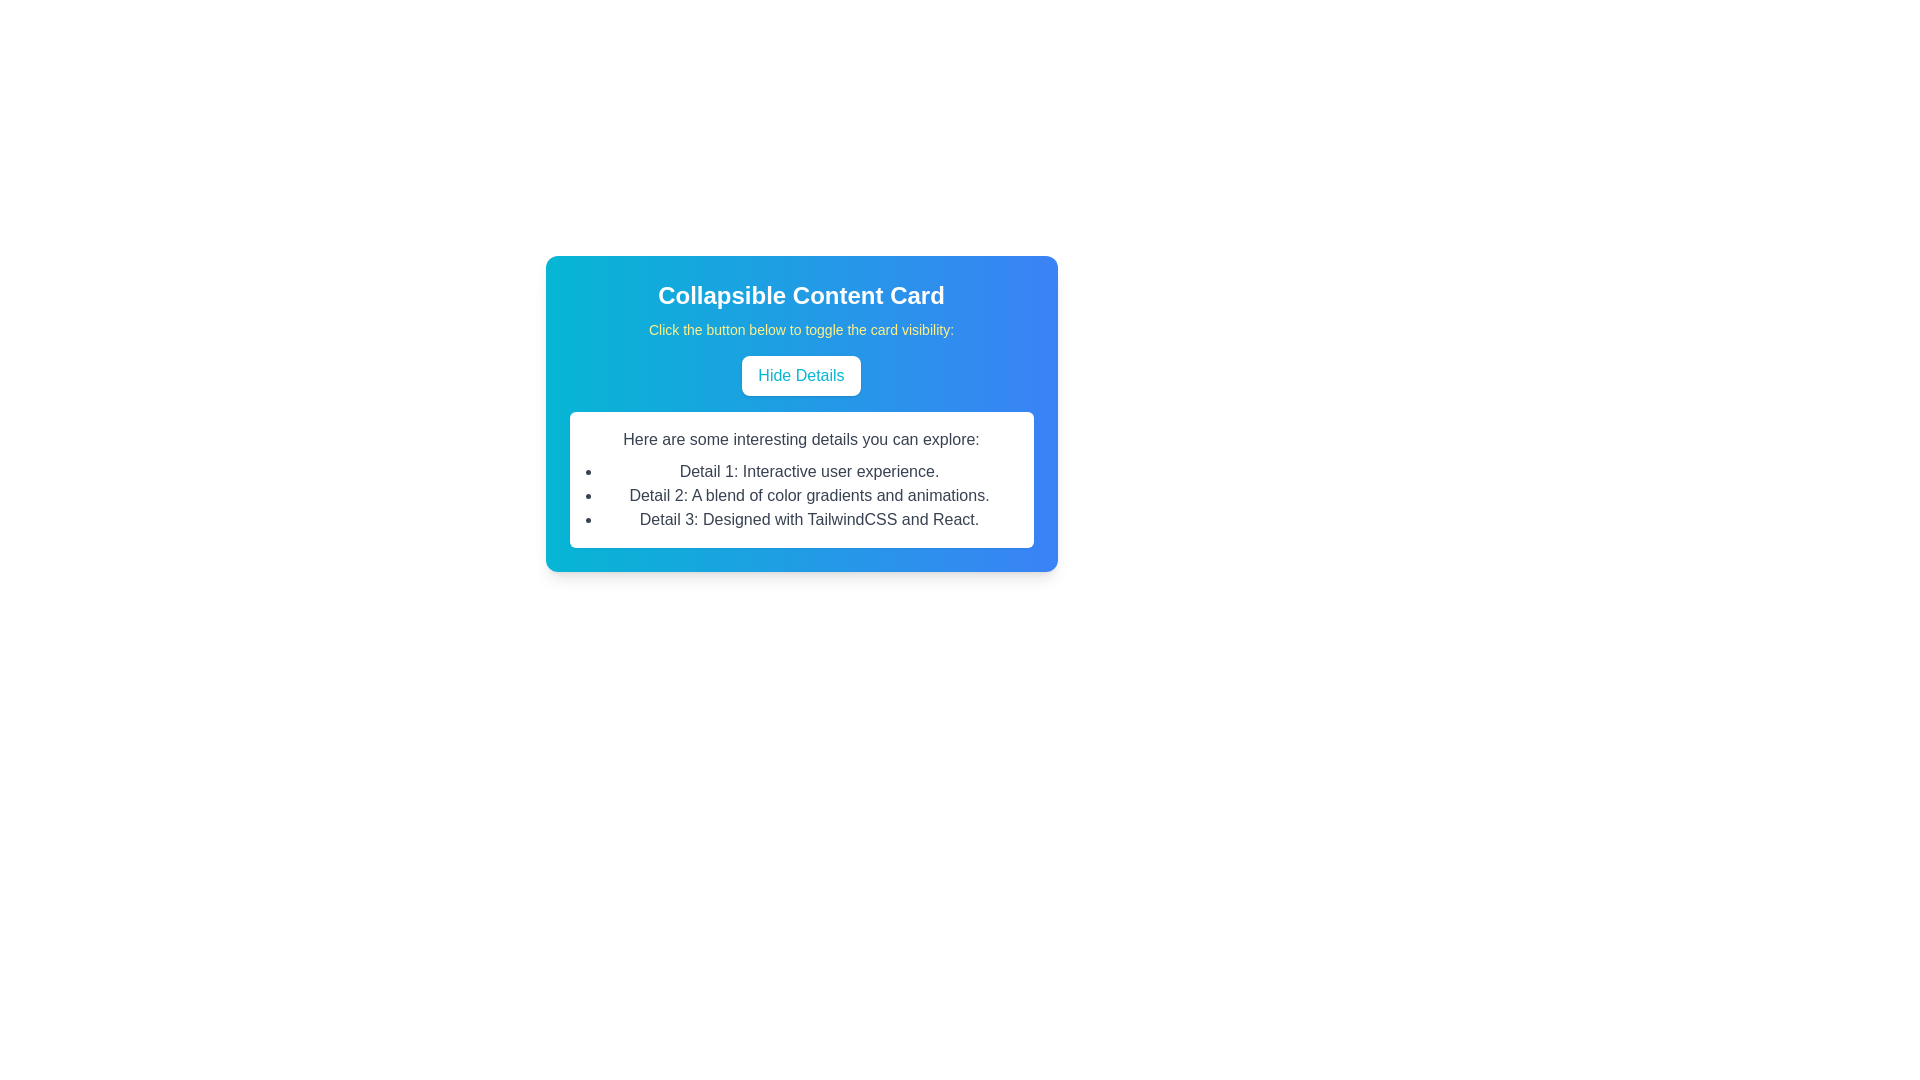 This screenshot has height=1080, width=1920. I want to click on the 'Hide Details' button with cyan text on a white background located in the middle of a collapsible content card, so click(801, 375).